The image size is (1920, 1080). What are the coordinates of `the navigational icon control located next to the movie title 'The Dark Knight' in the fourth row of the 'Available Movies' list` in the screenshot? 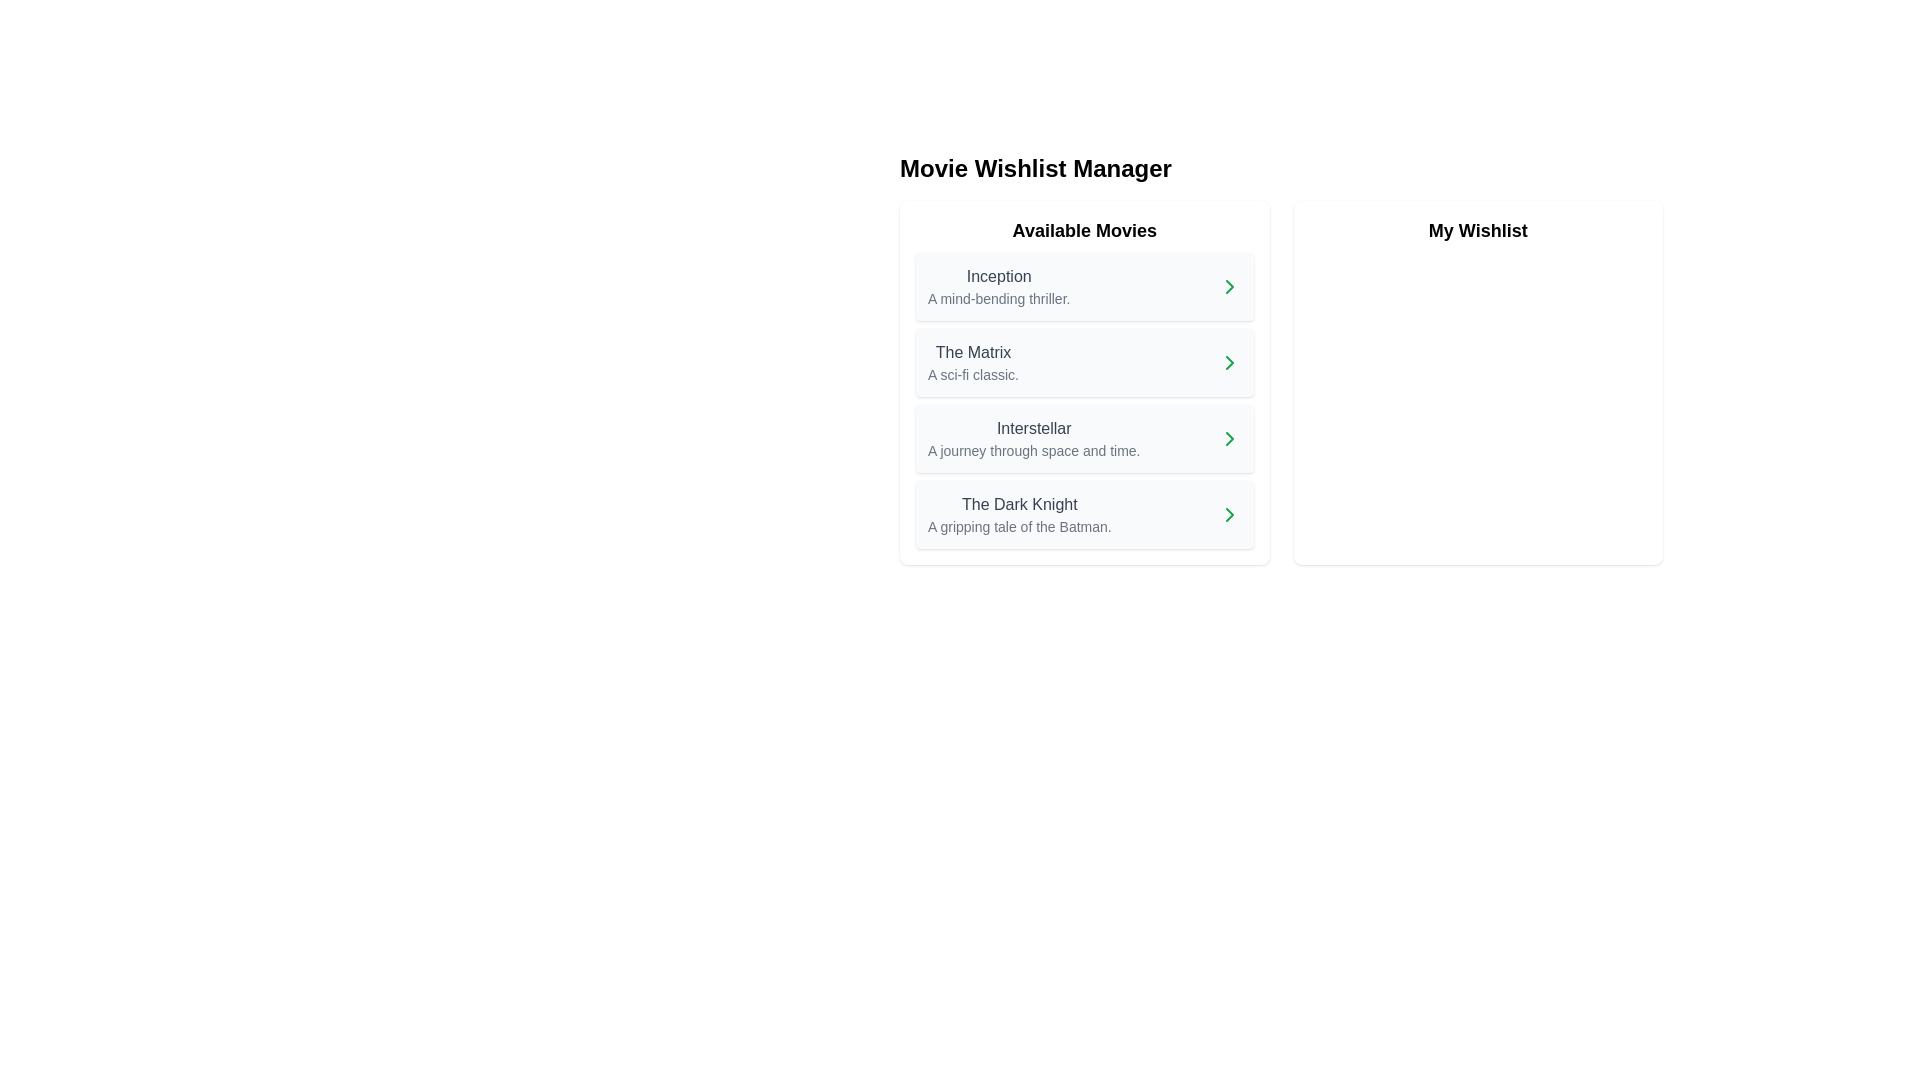 It's located at (1228, 286).